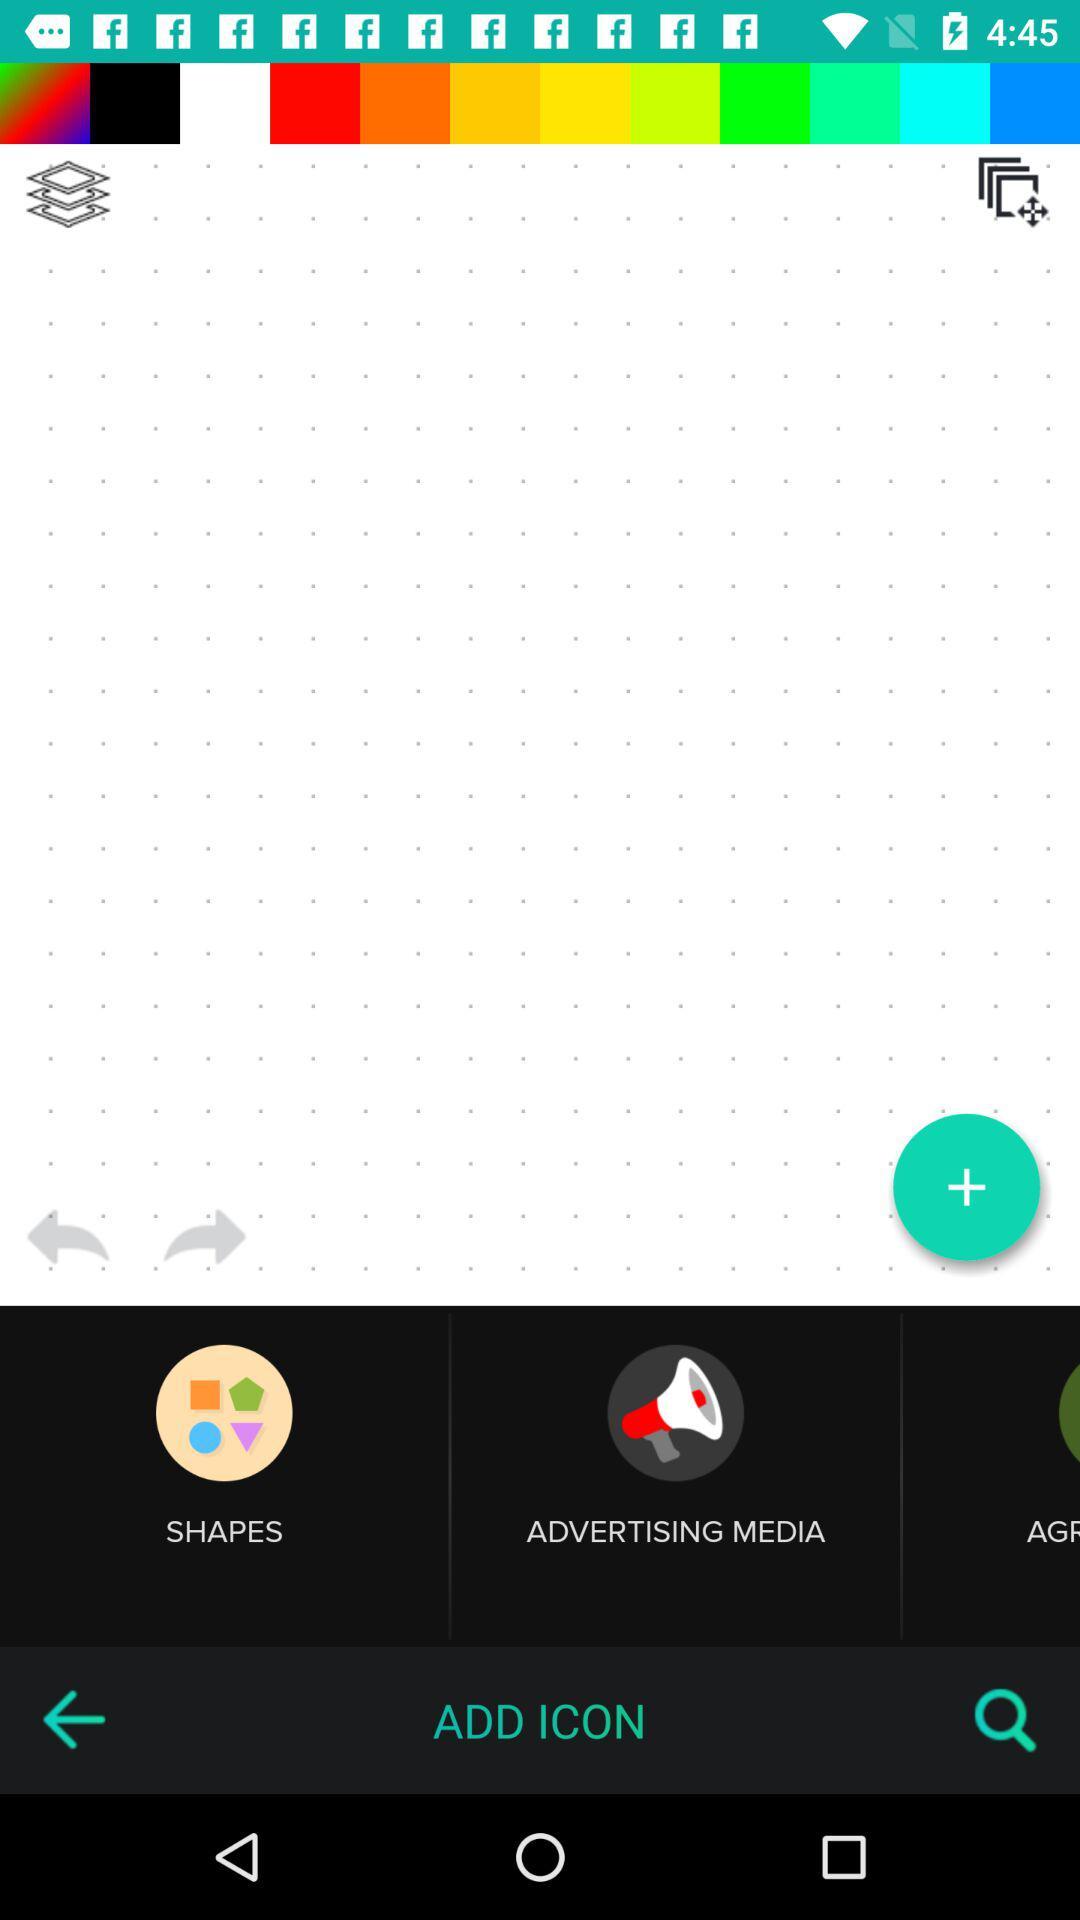  What do you see at coordinates (540, 684) in the screenshot?
I see `drawing in this field` at bounding box center [540, 684].